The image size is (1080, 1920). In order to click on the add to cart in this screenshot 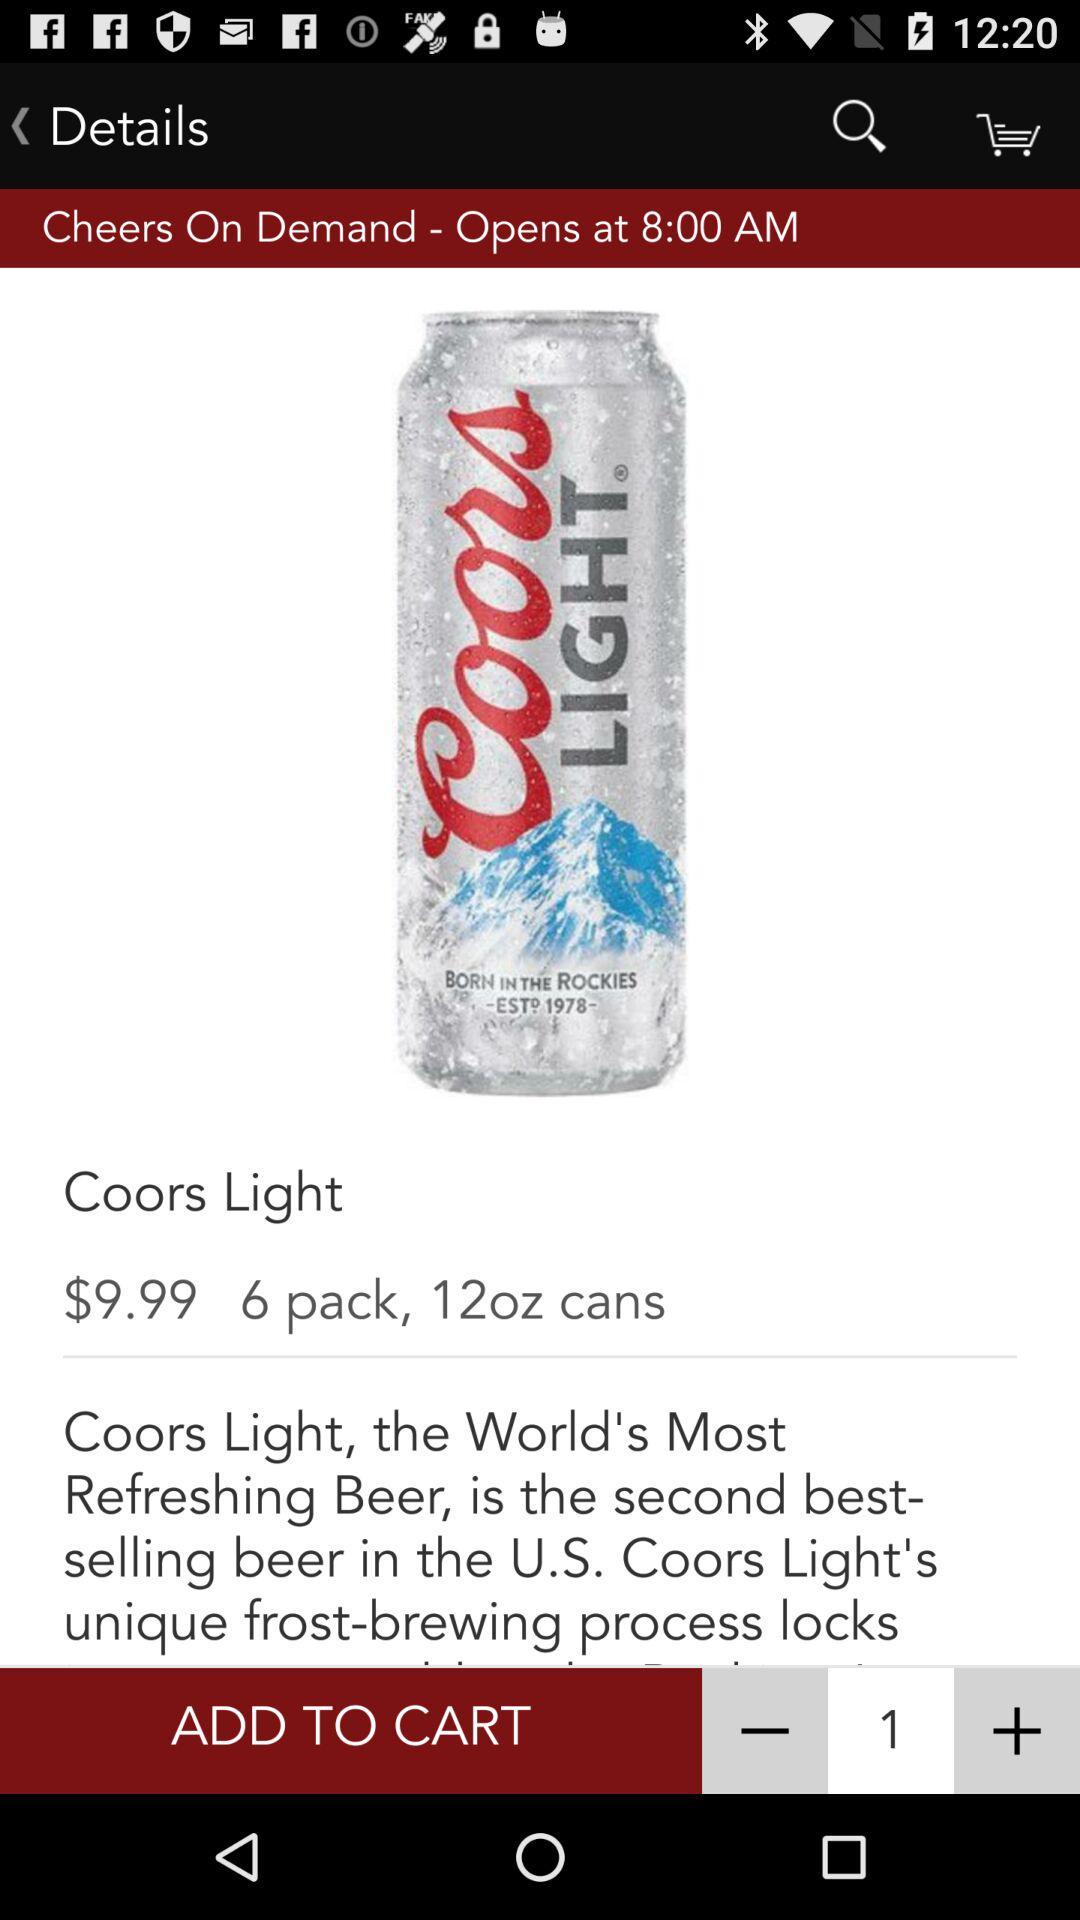, I will do `click(350, 1730)`.